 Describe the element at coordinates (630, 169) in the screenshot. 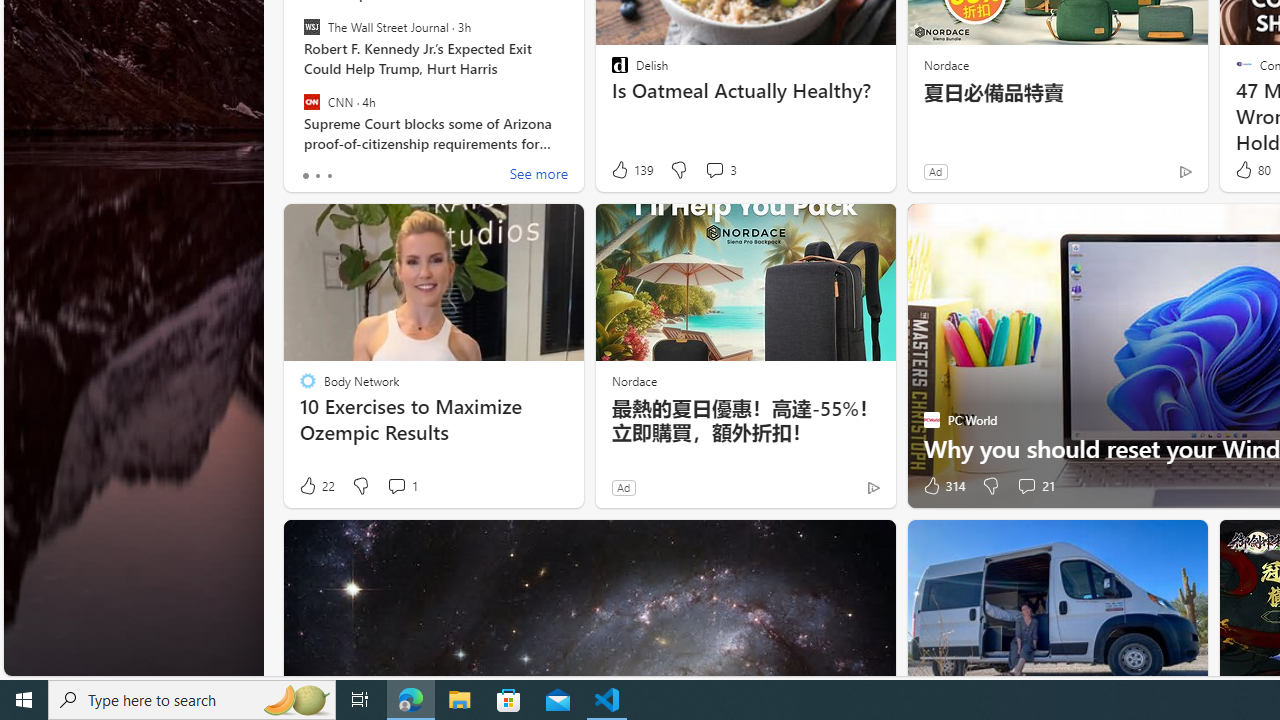

I see `'139 Like'` at that location.